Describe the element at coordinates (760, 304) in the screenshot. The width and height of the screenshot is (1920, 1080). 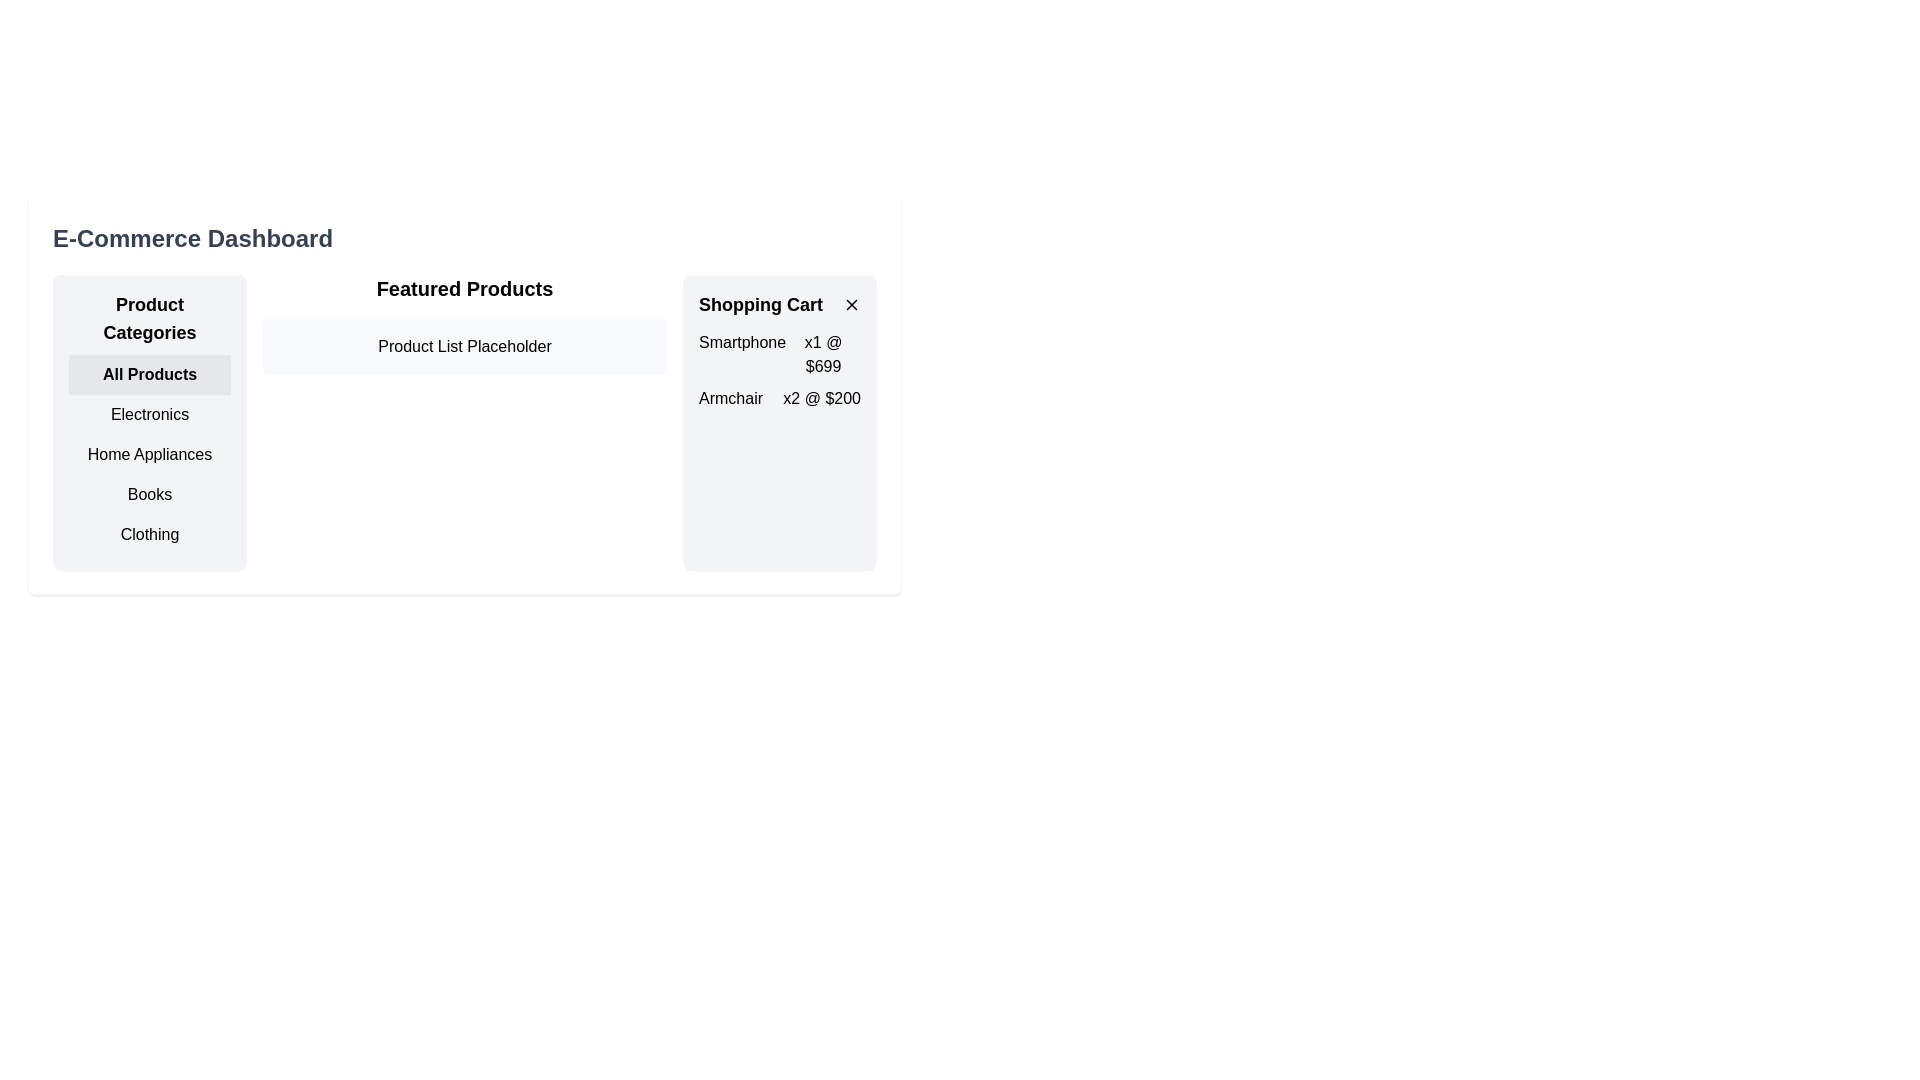
I see `the text label that serves as the header for the shopping cart section, informing users of the section's purpose` at that location.